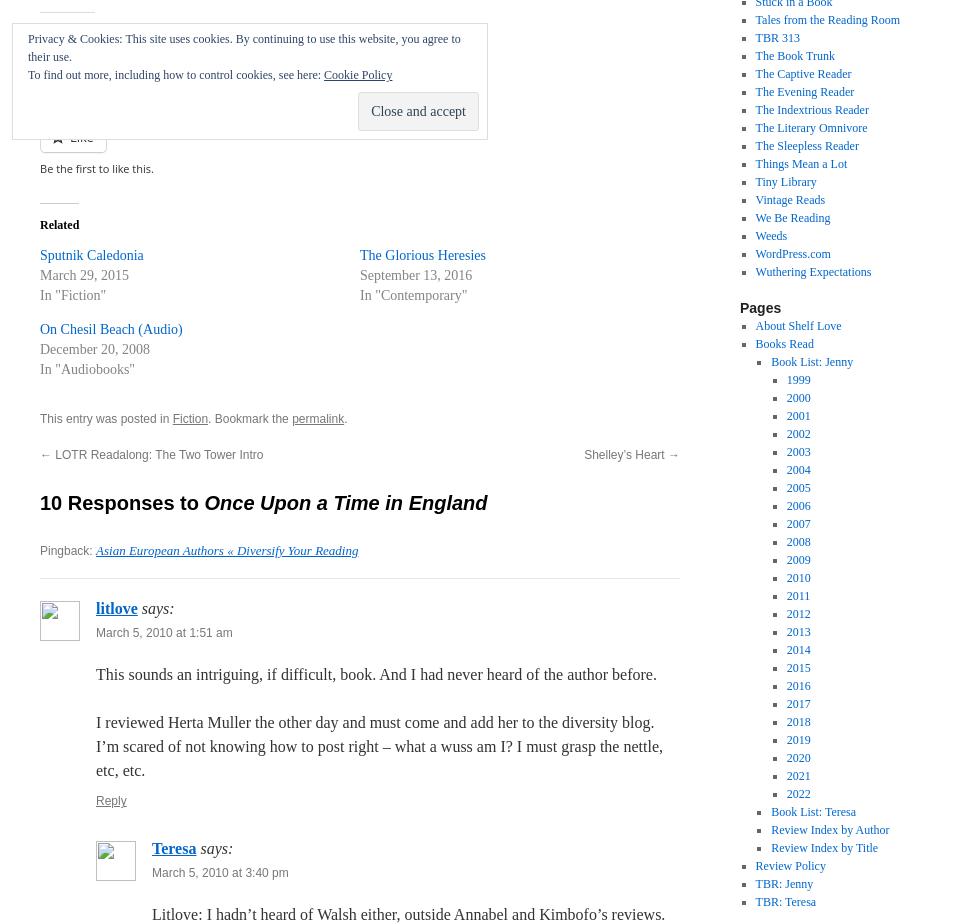  Describe the element at coordinates (754, 127) in the screenshot. I see `'The Literary Omnivore'` at that location.